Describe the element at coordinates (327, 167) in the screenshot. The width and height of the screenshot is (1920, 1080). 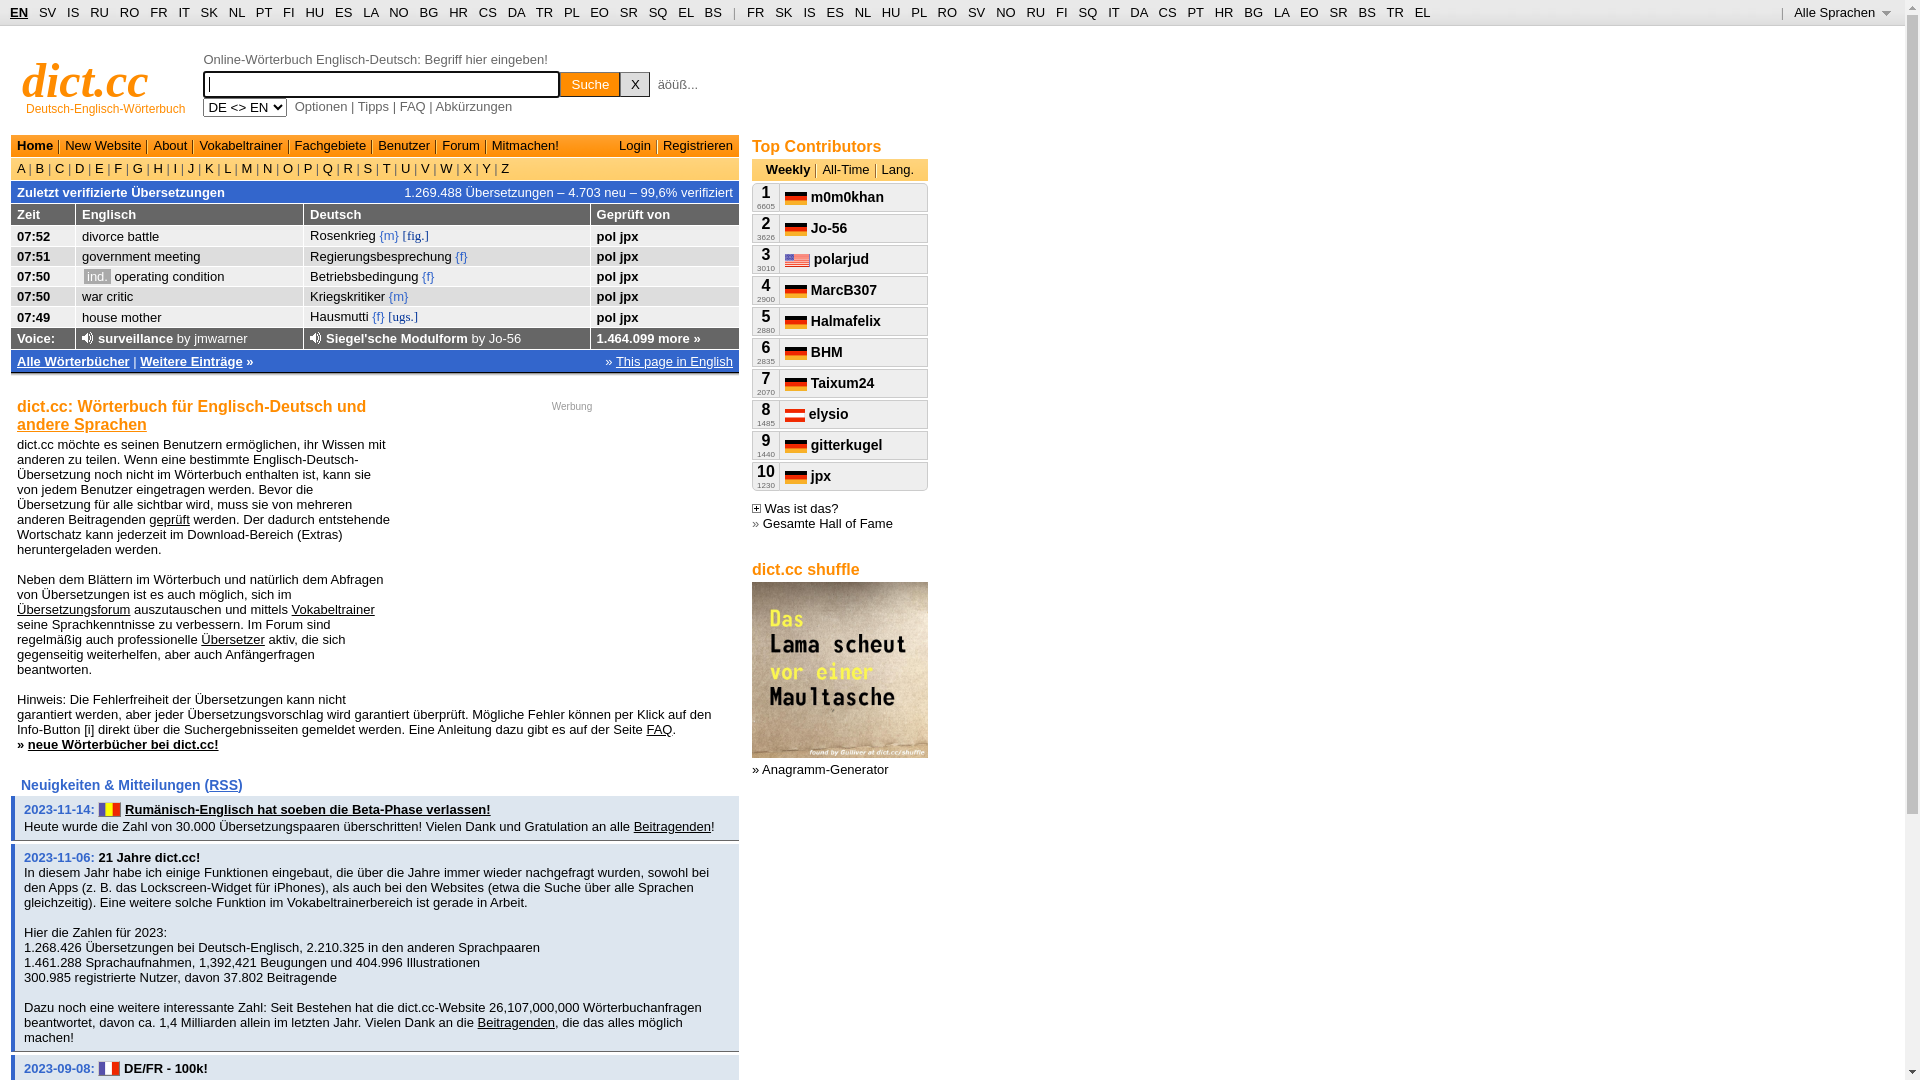
I see `'Q'` at that location.